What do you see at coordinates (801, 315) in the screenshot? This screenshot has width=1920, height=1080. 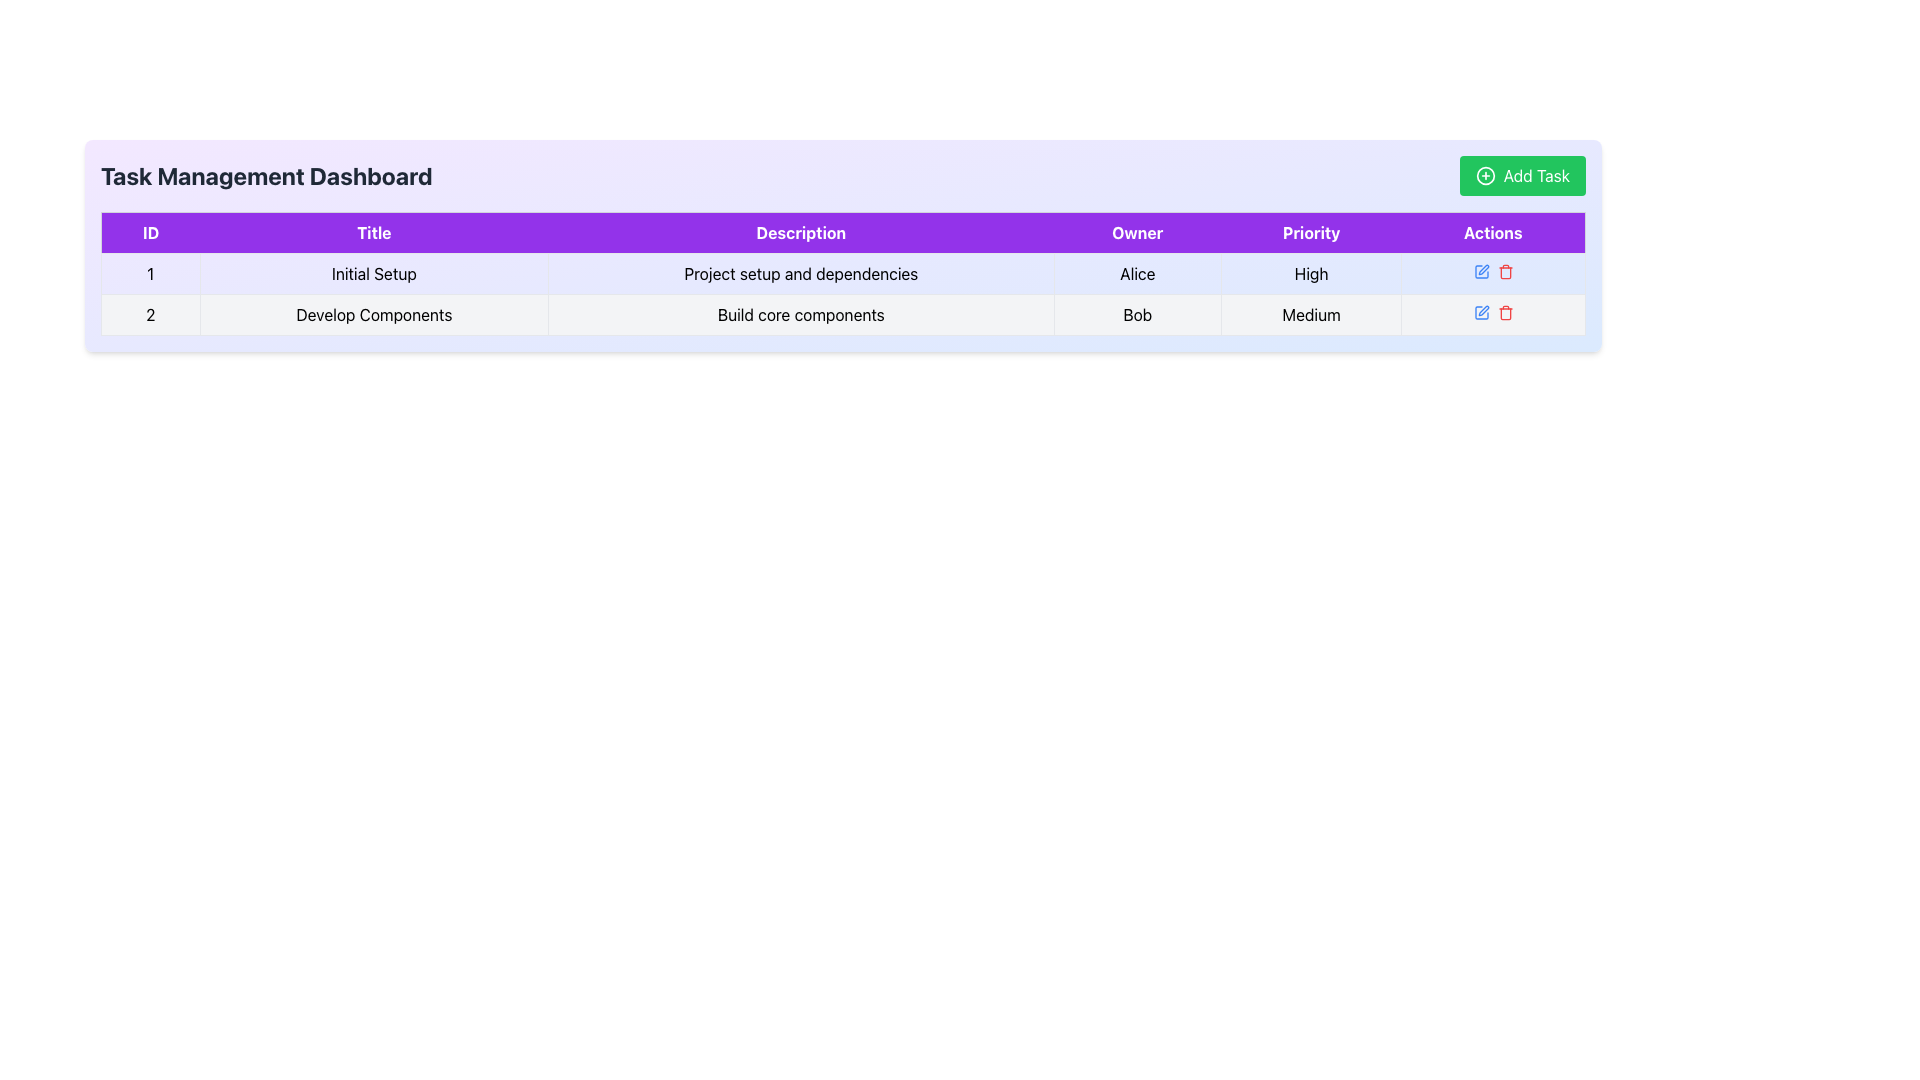 I see `the text element reading 'Build core components' located in the second row under the 'Description' column of the table` at bounding box center [801, 315].